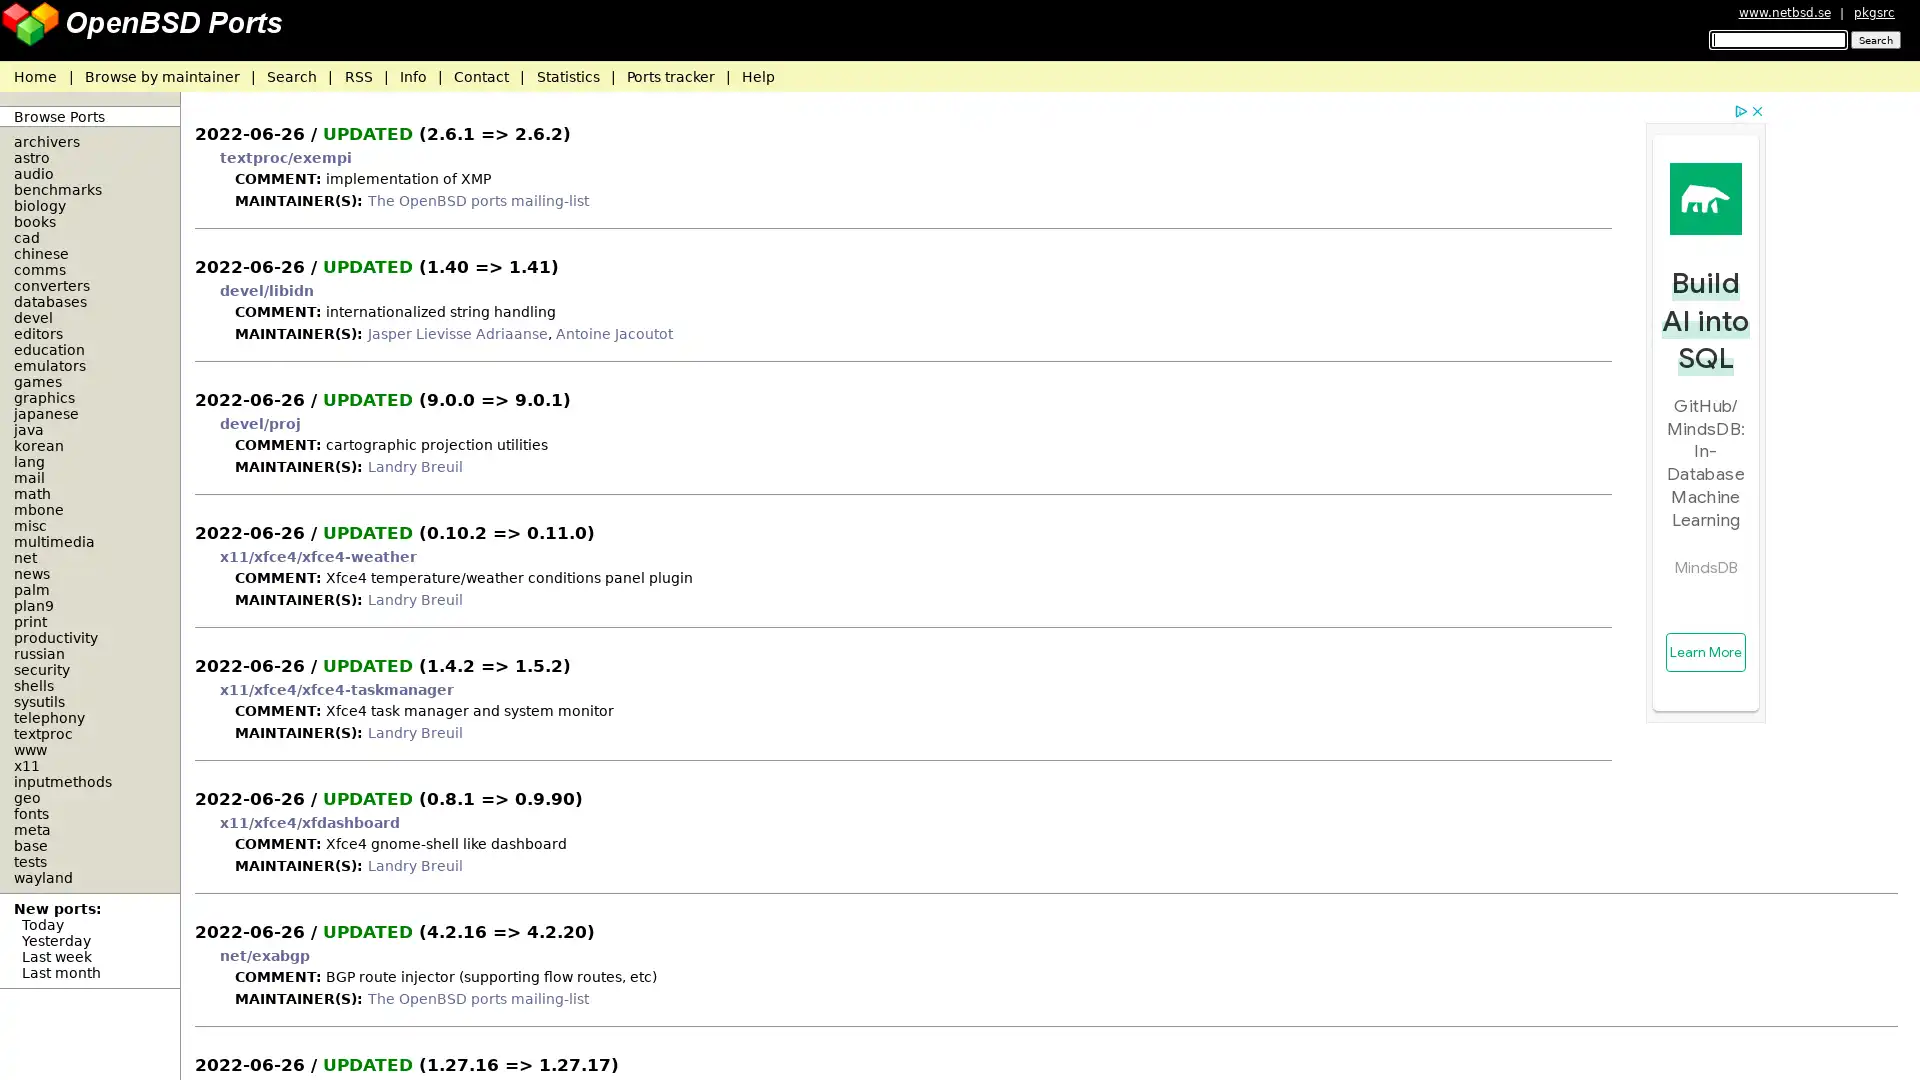  Describe the element at coordinates (1874, 39) in the screenshot. I see `Search` at that location.